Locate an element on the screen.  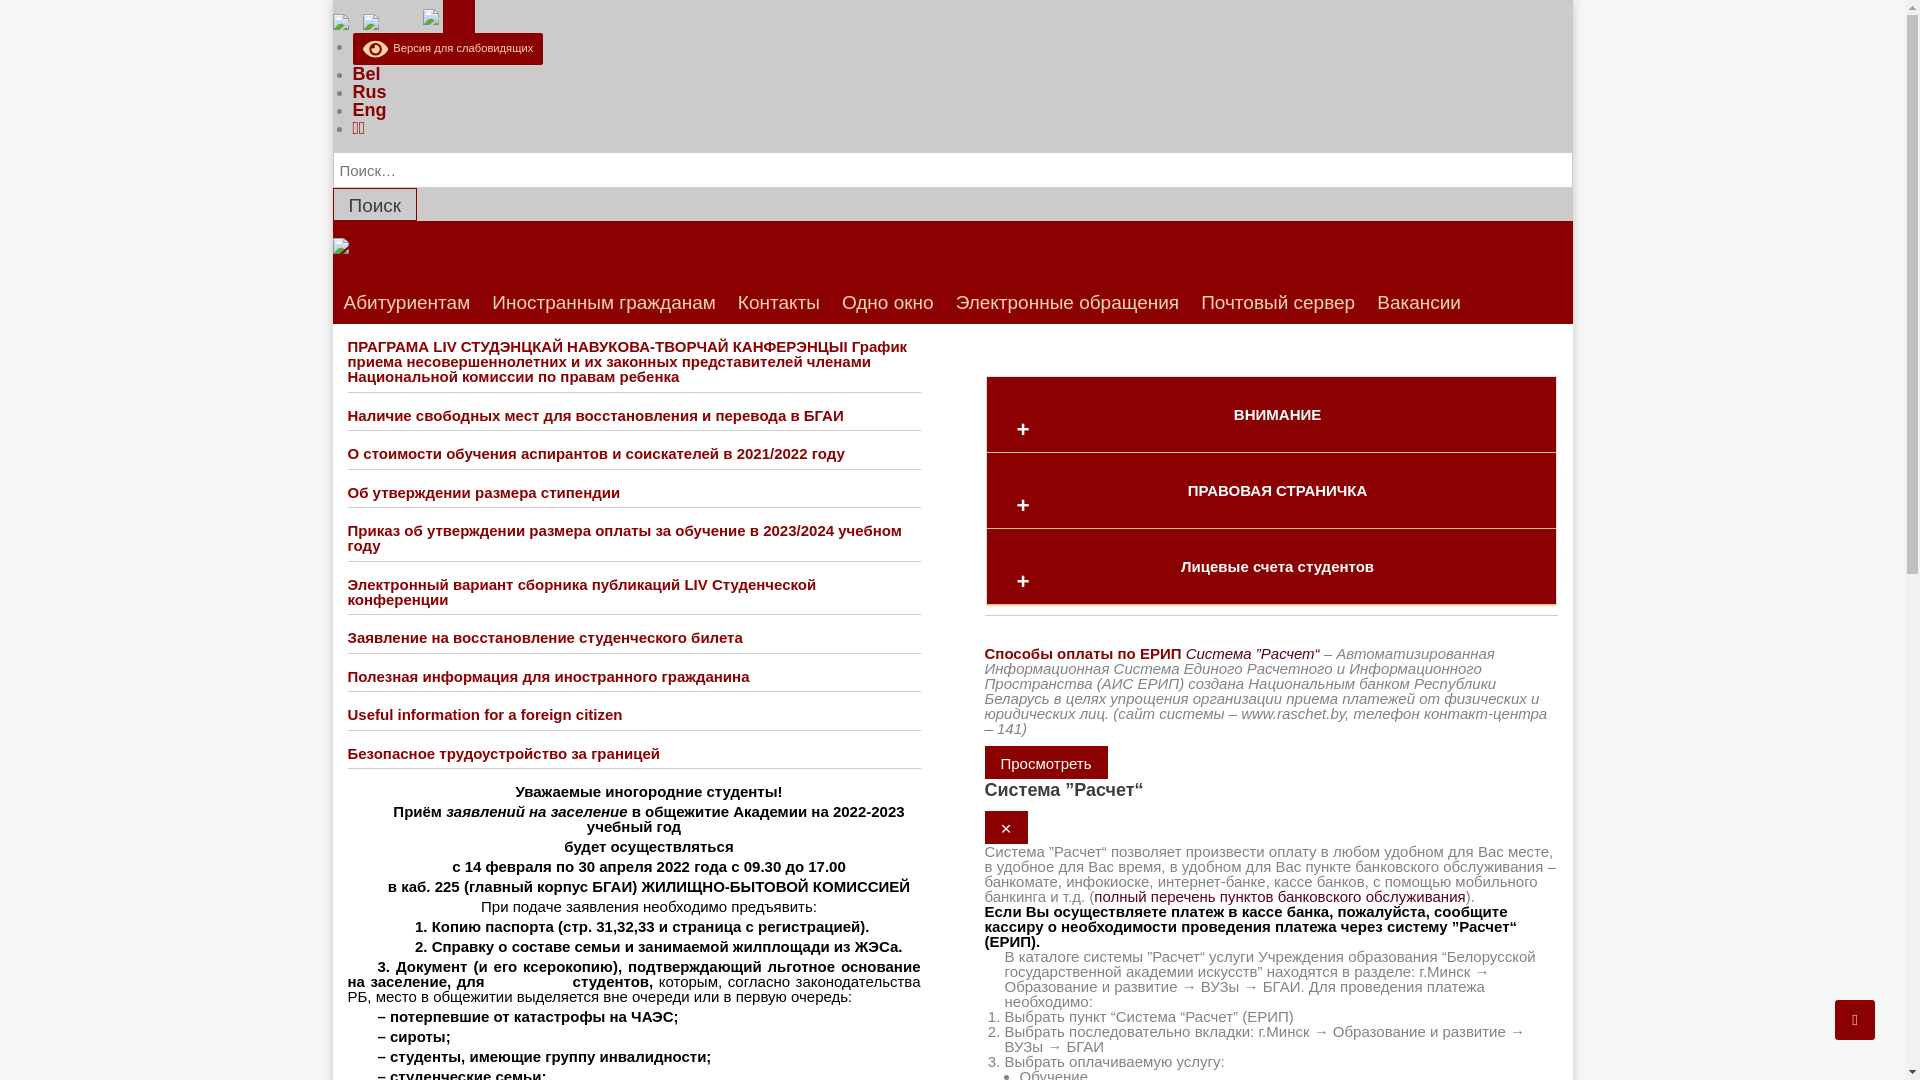
'Bel is located at coordinates (365, 72).